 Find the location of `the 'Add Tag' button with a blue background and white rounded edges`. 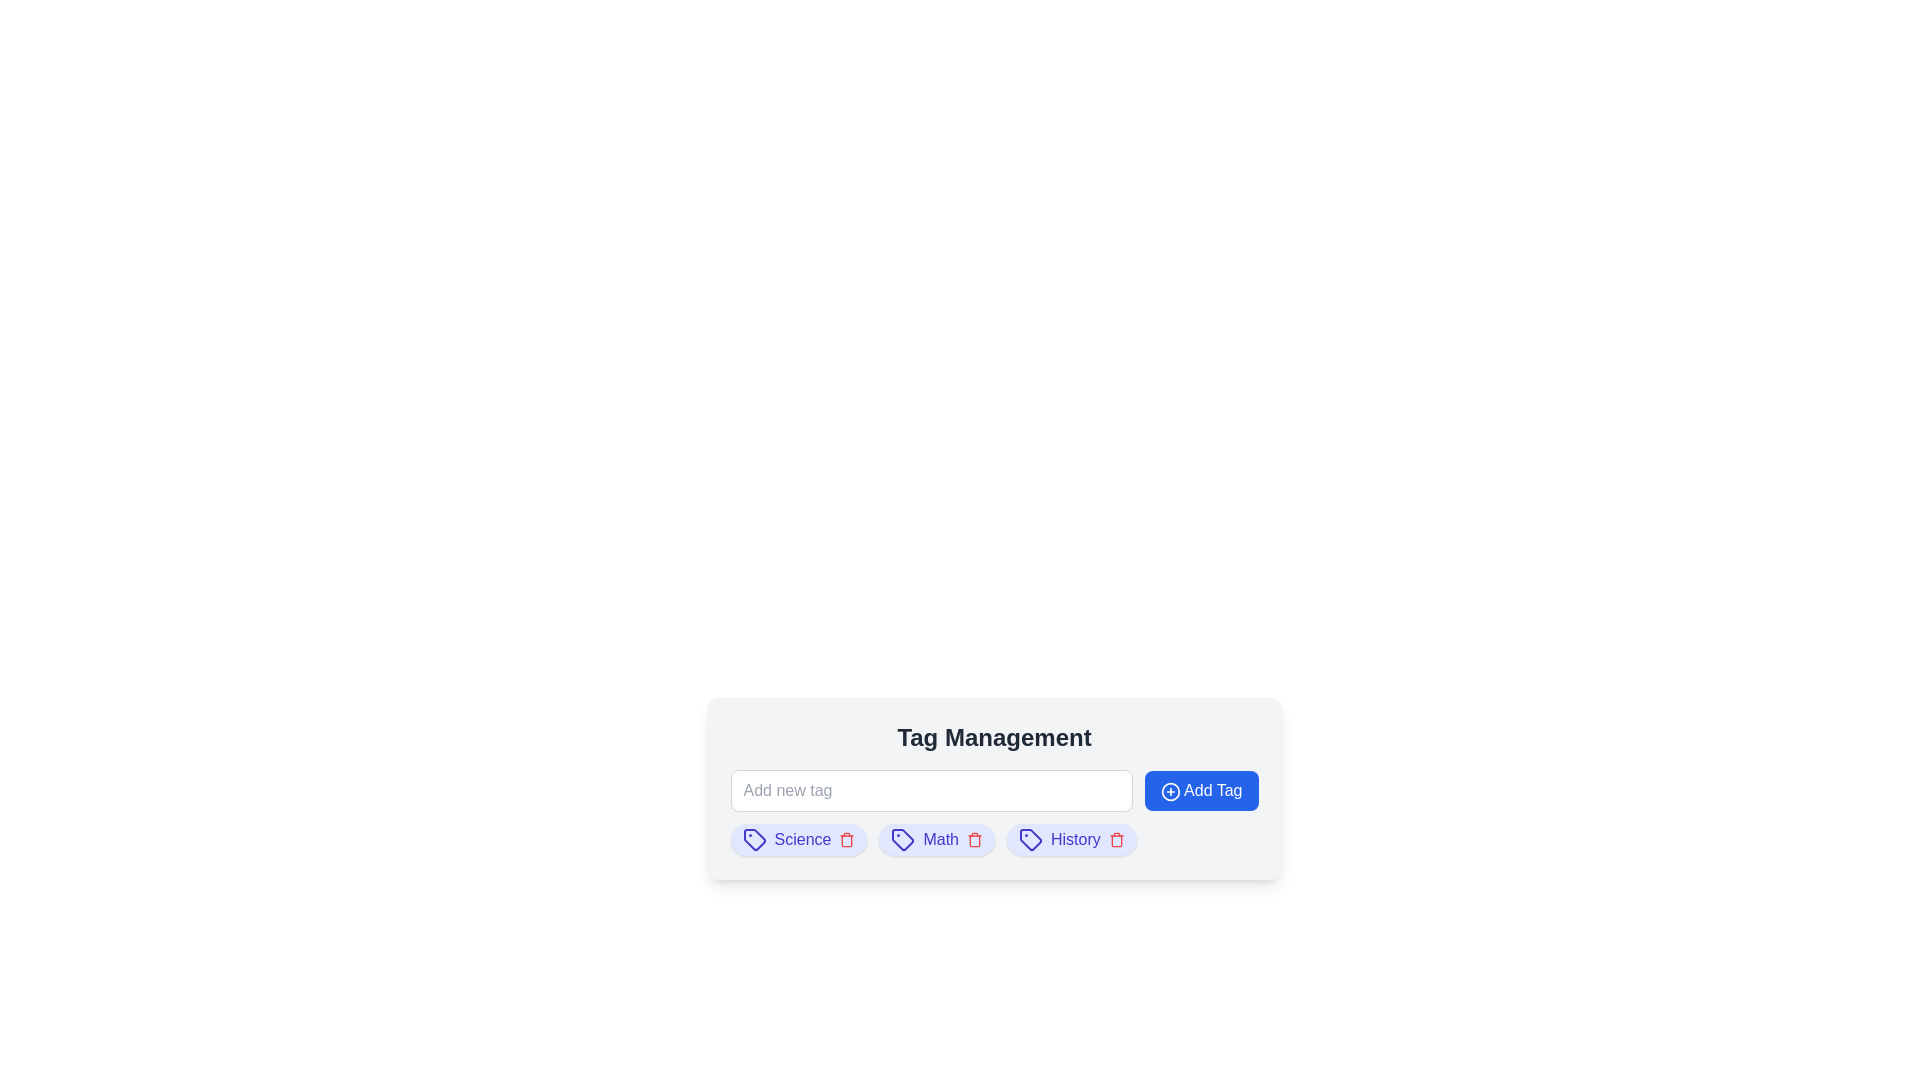

the 'Add Tag' button with a blue background and white rounded edges is located at coordinates (1200, 789).